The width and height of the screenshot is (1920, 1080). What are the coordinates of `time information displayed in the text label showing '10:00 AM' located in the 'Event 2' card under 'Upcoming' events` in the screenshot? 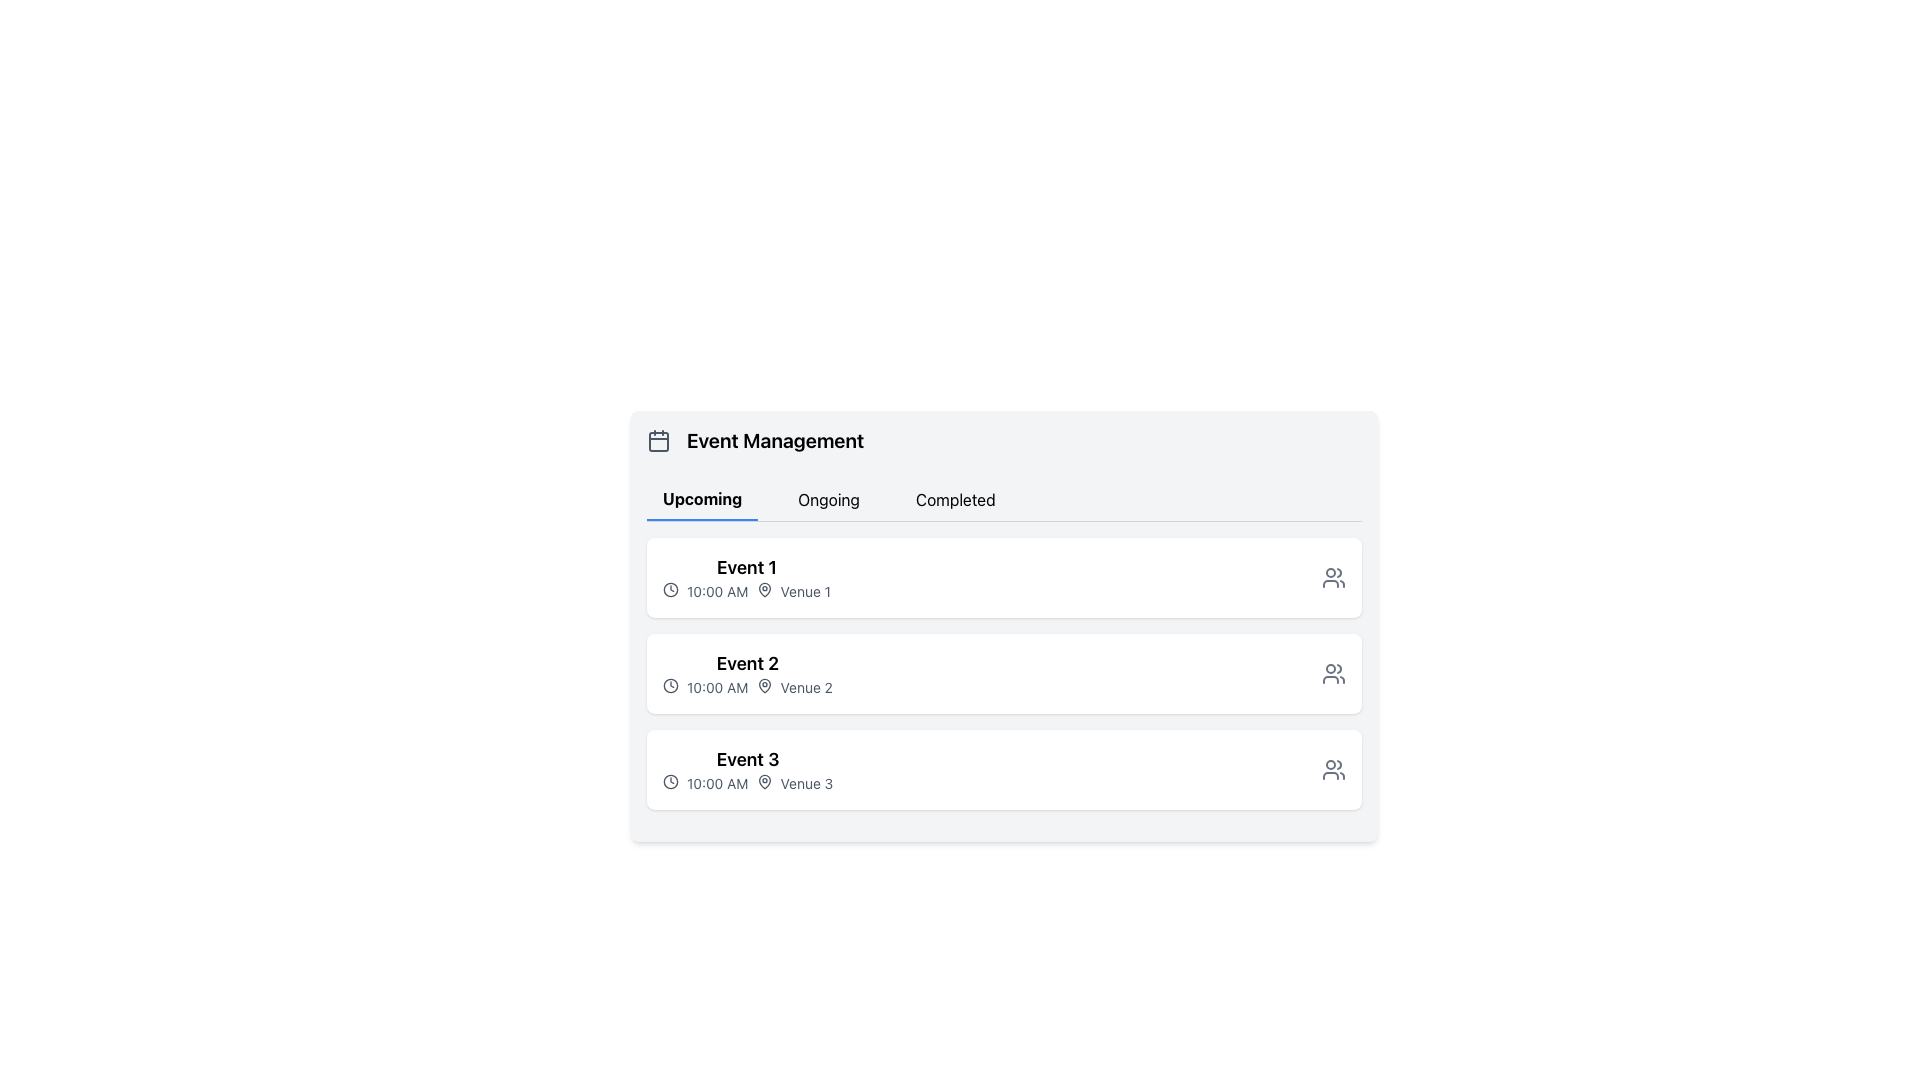 It's located at (717, 686).